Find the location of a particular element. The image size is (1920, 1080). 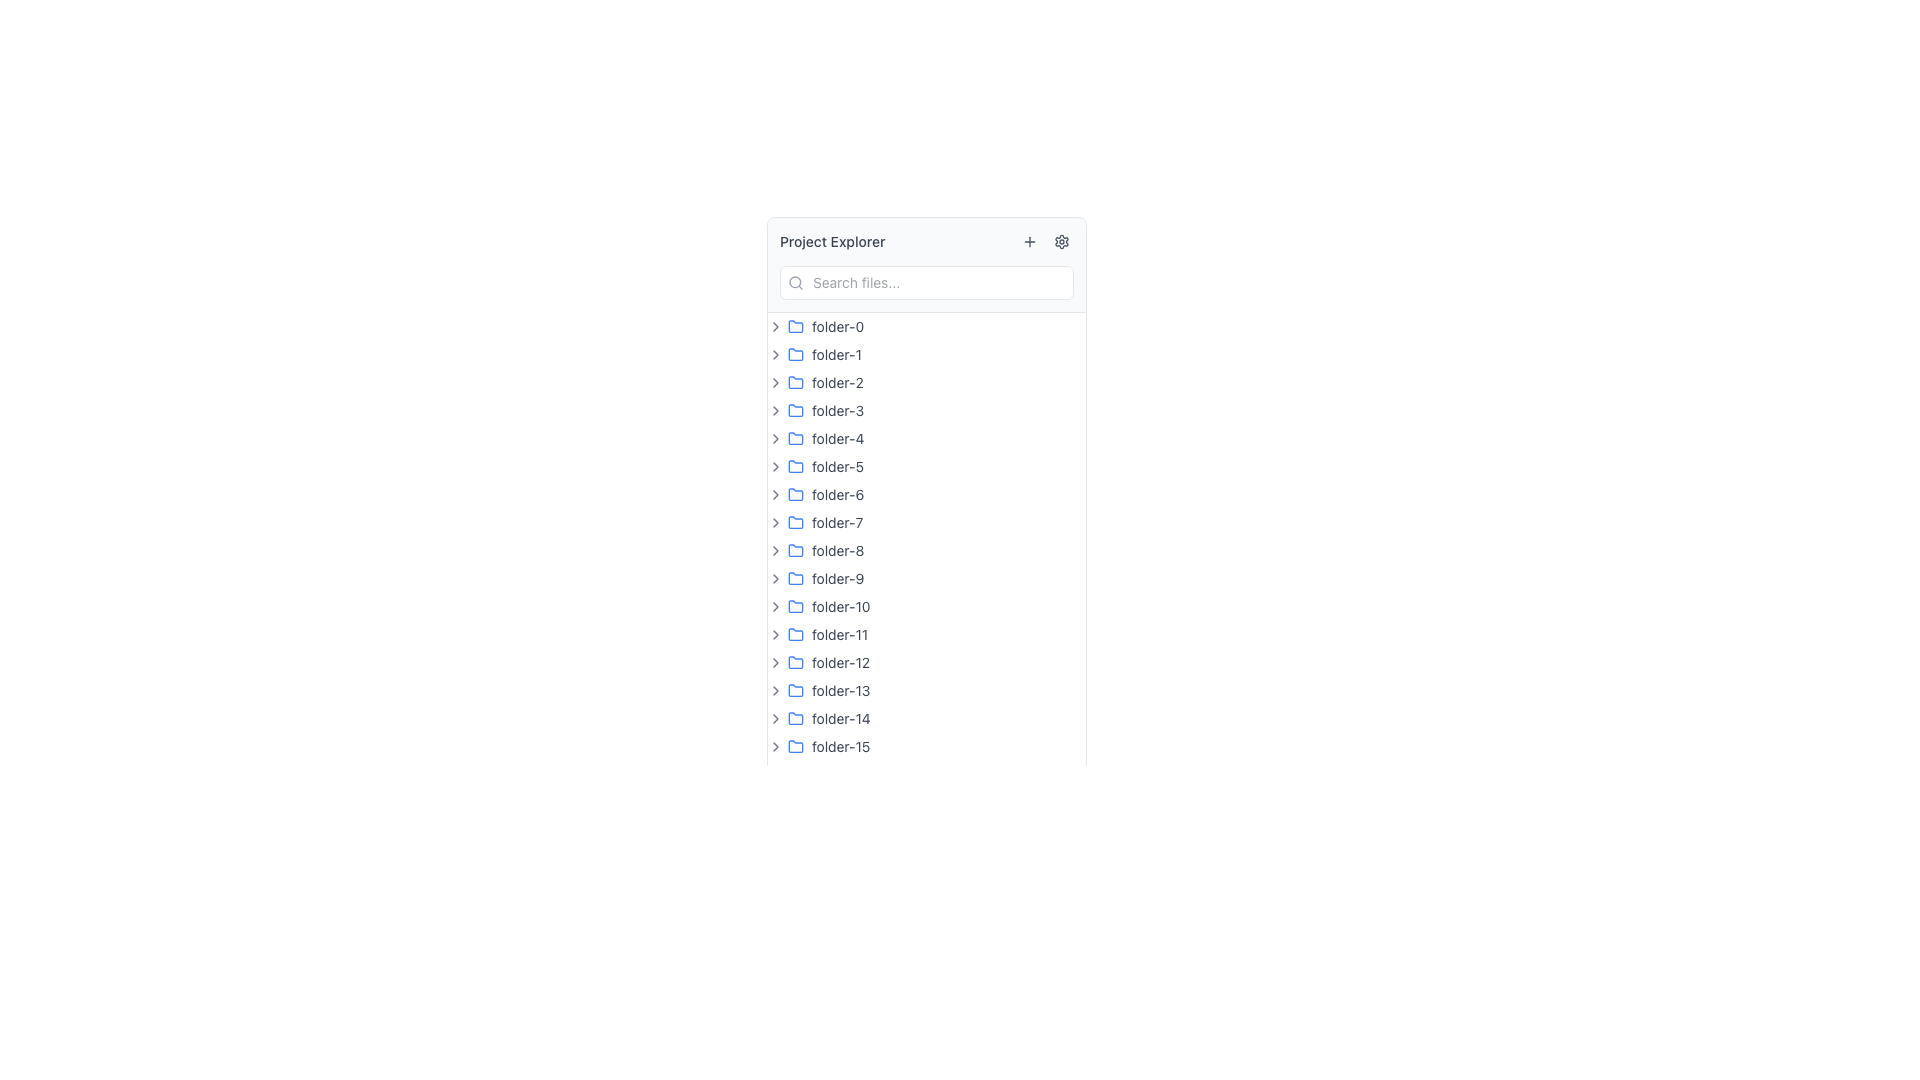

the text label identifying the folder 'folder-5' in the Project Explorer is located at coordinates (838, 466).